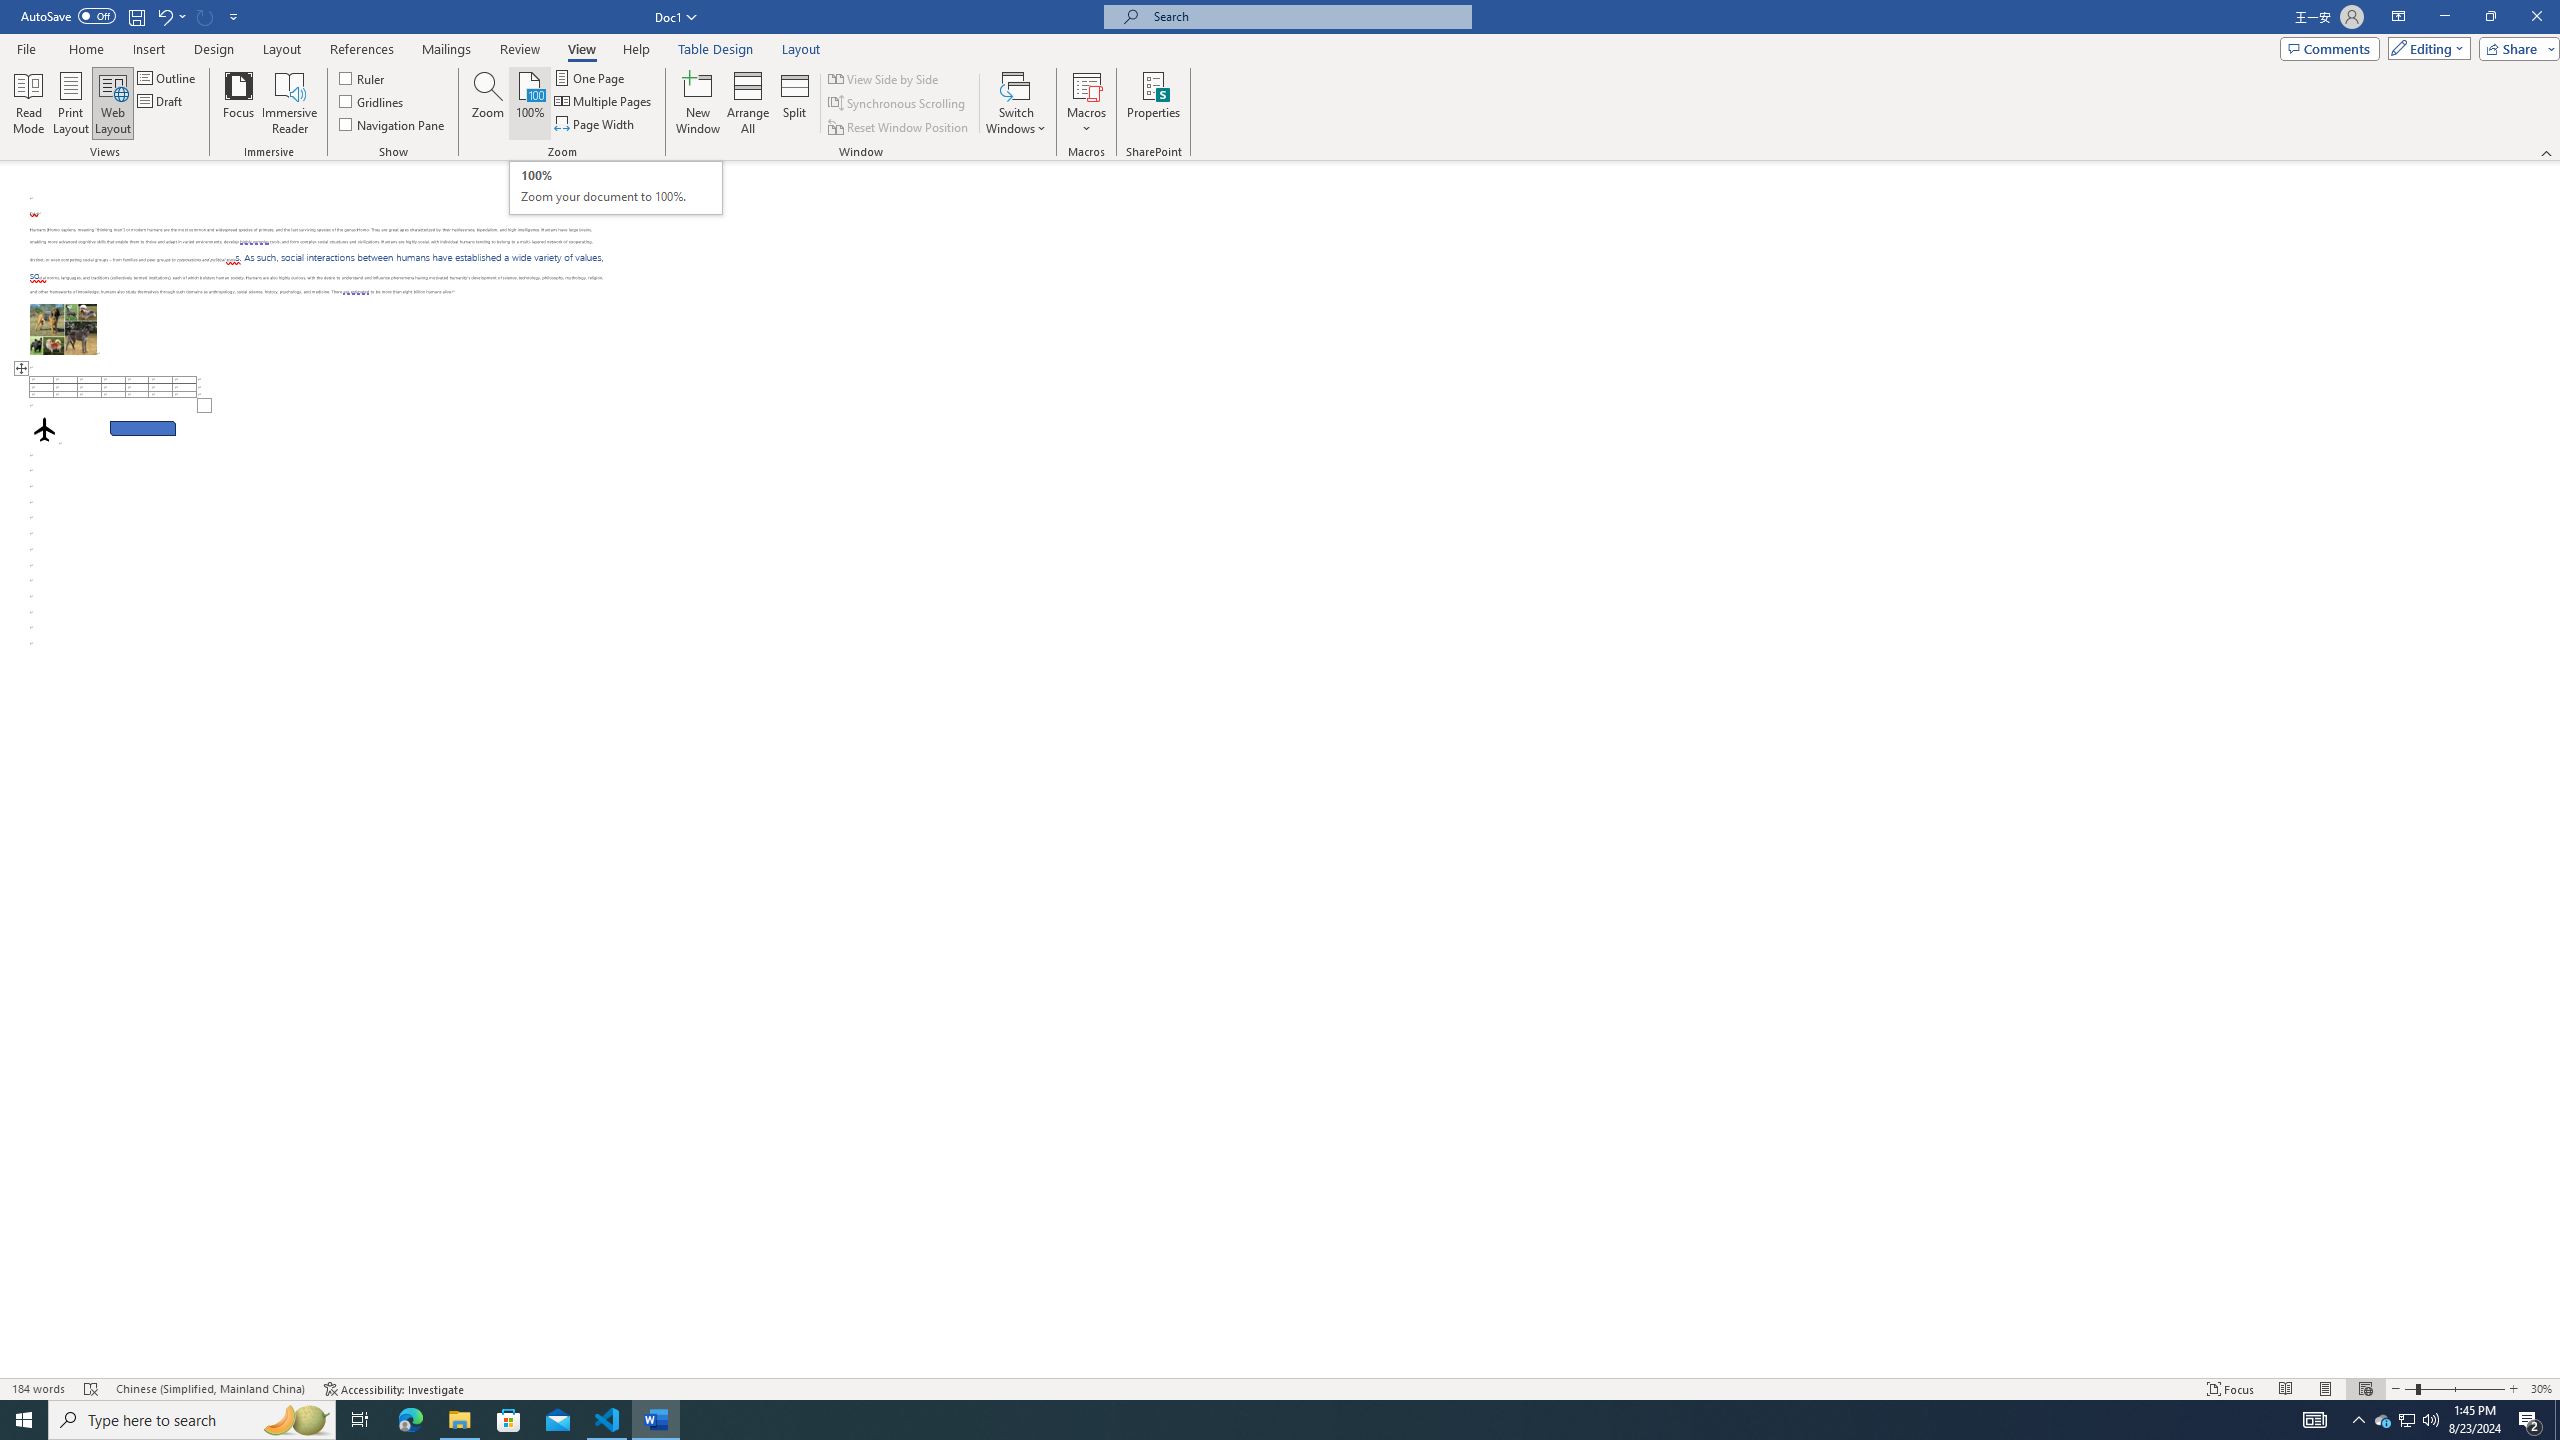 The height and width of the screenshot is (1440, 2560). I want to click on 'Ruler', so click(362, 77).